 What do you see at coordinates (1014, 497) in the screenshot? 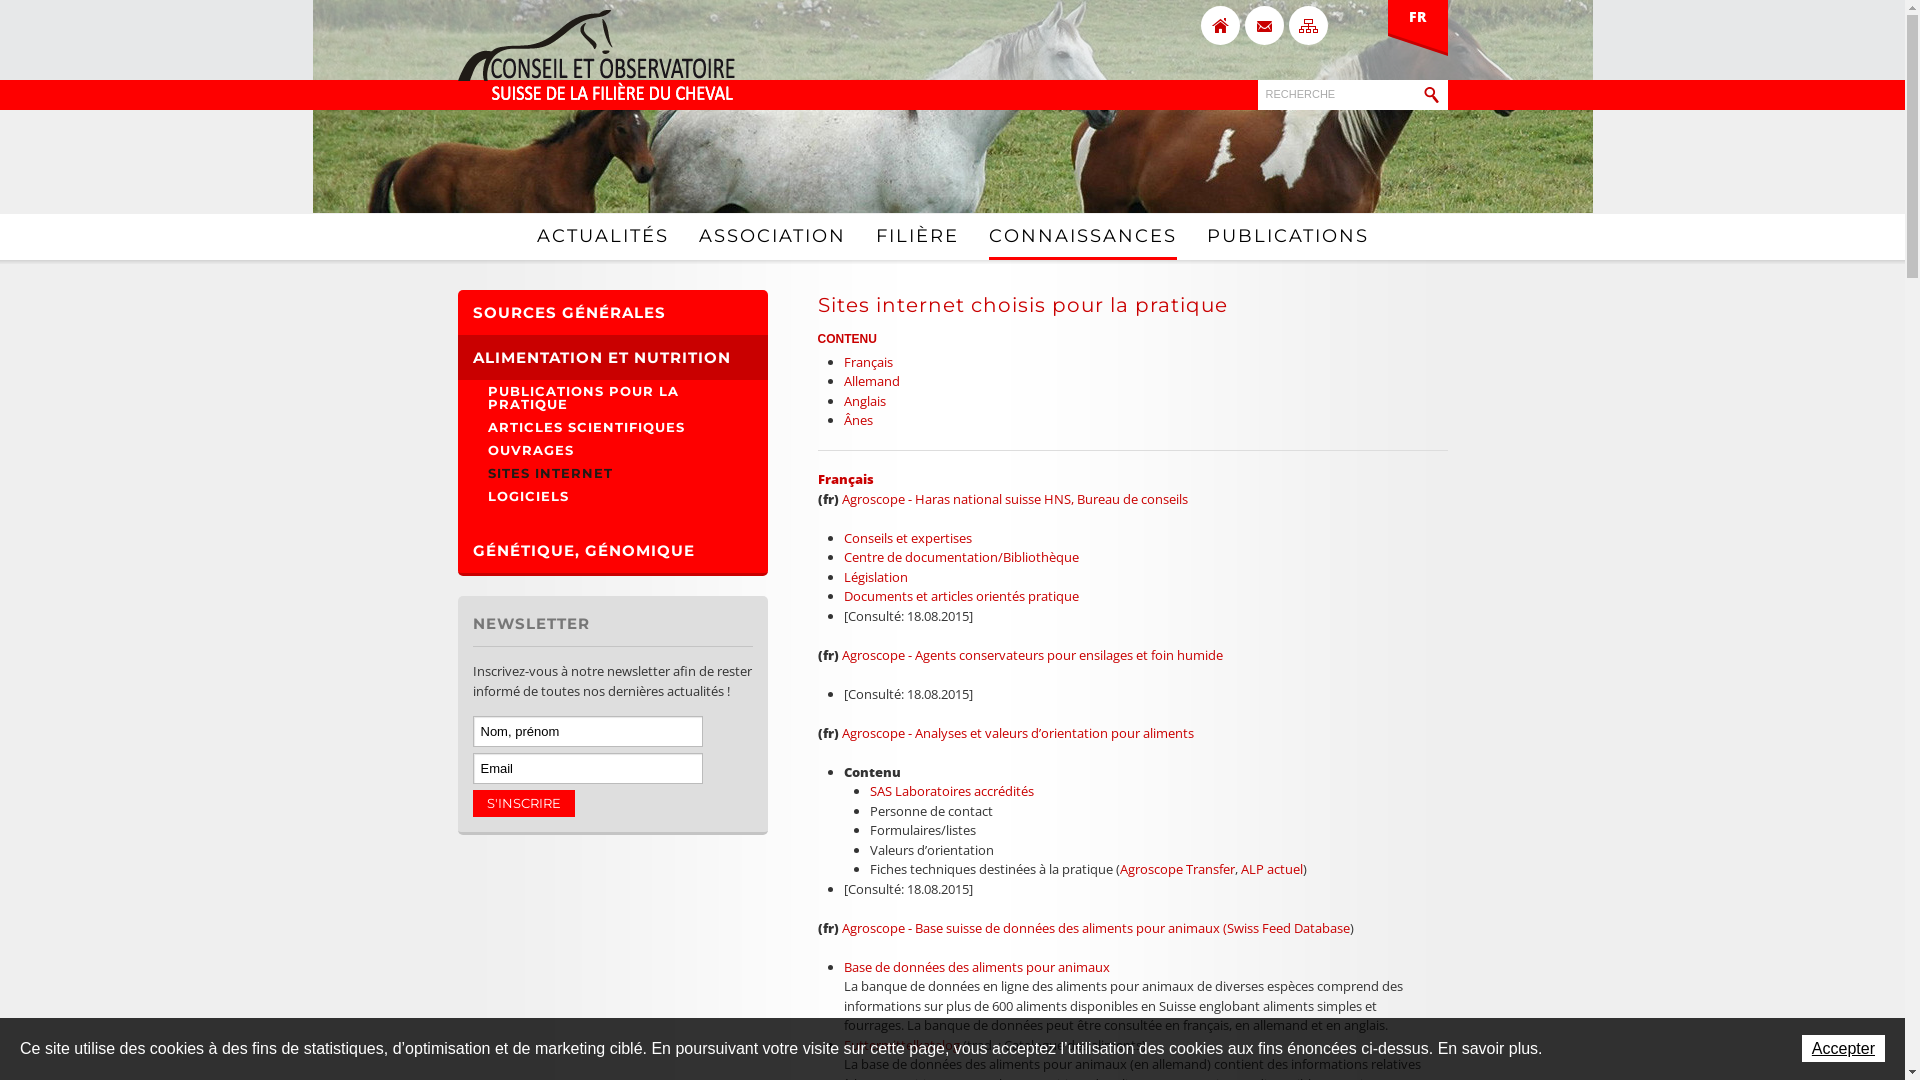
I see `'Agroscope - Haras national suisse HNS, Bureau de conseils'` at bounding box center [1014, 497].